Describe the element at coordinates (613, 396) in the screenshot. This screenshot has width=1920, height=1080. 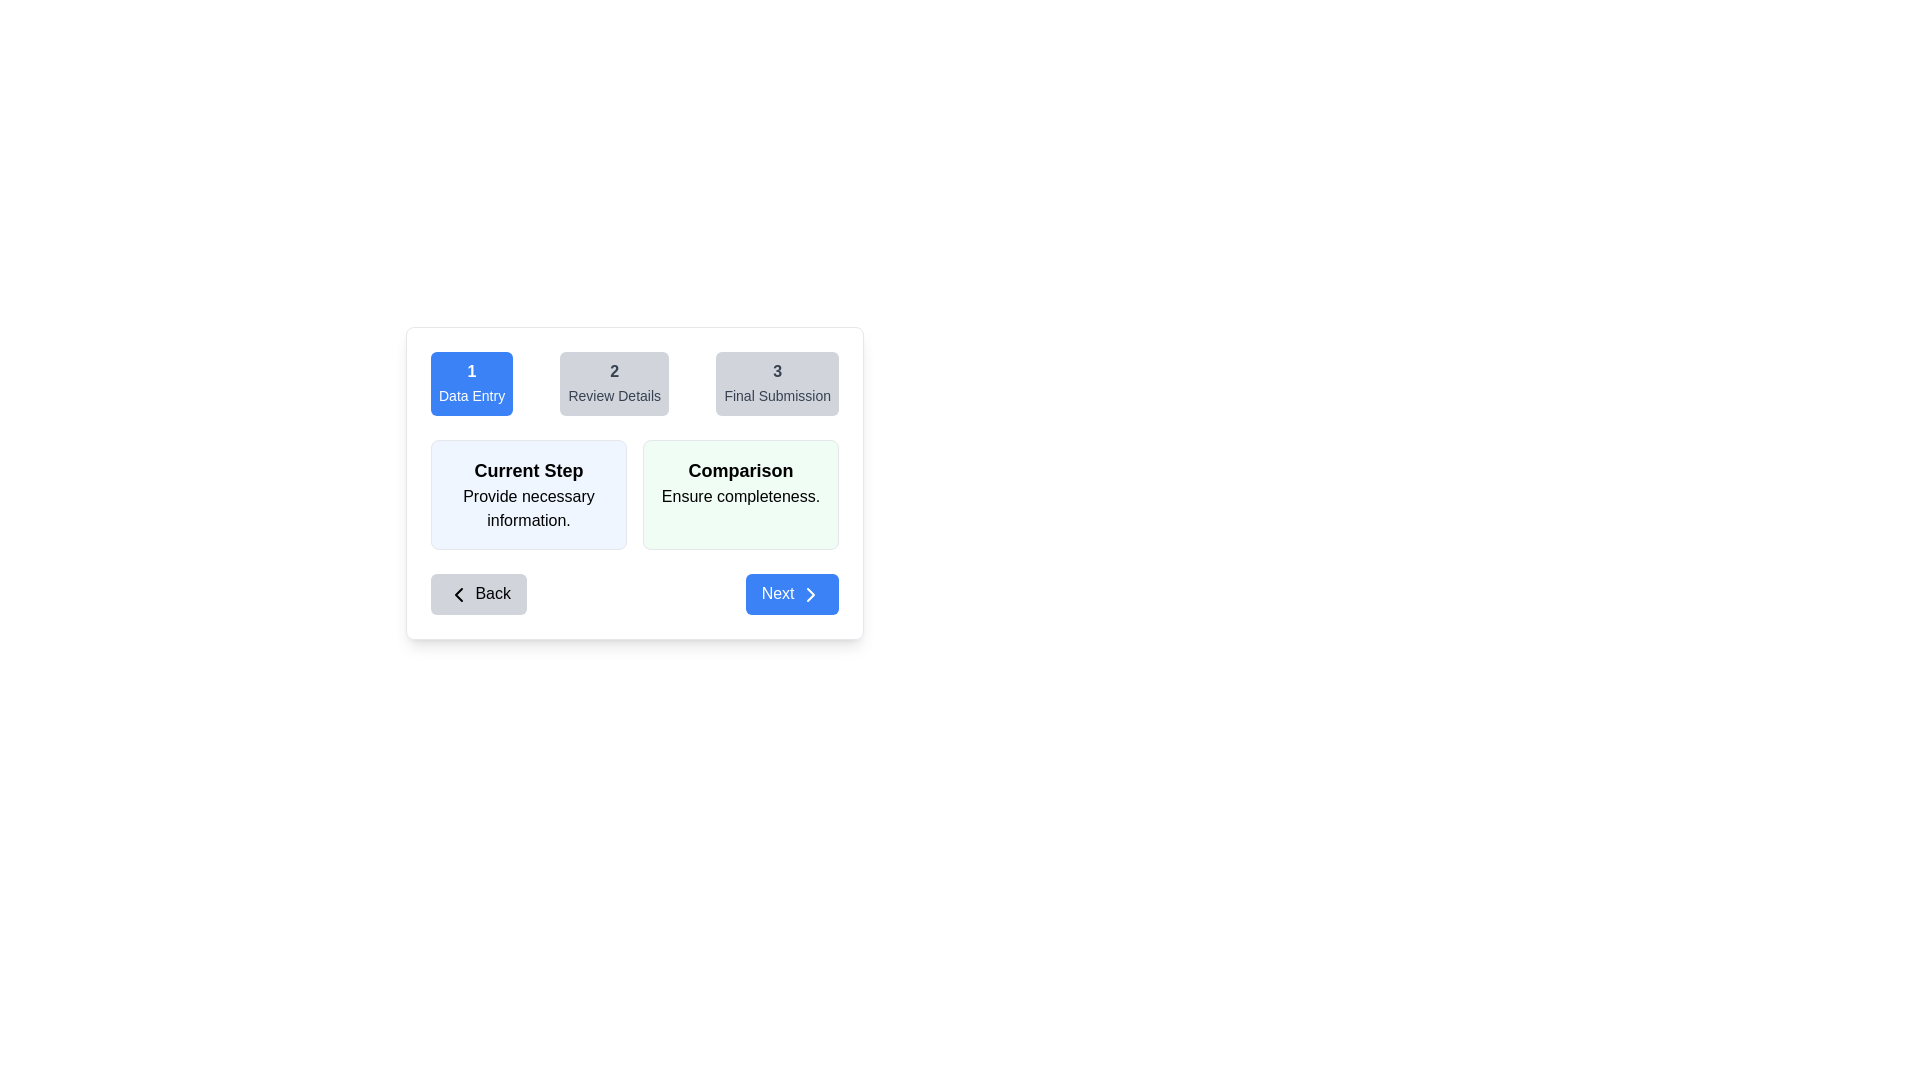
I see `the text label indicating the title or description for the second step of the multi-step process interface, located under the number '2'` at that location.